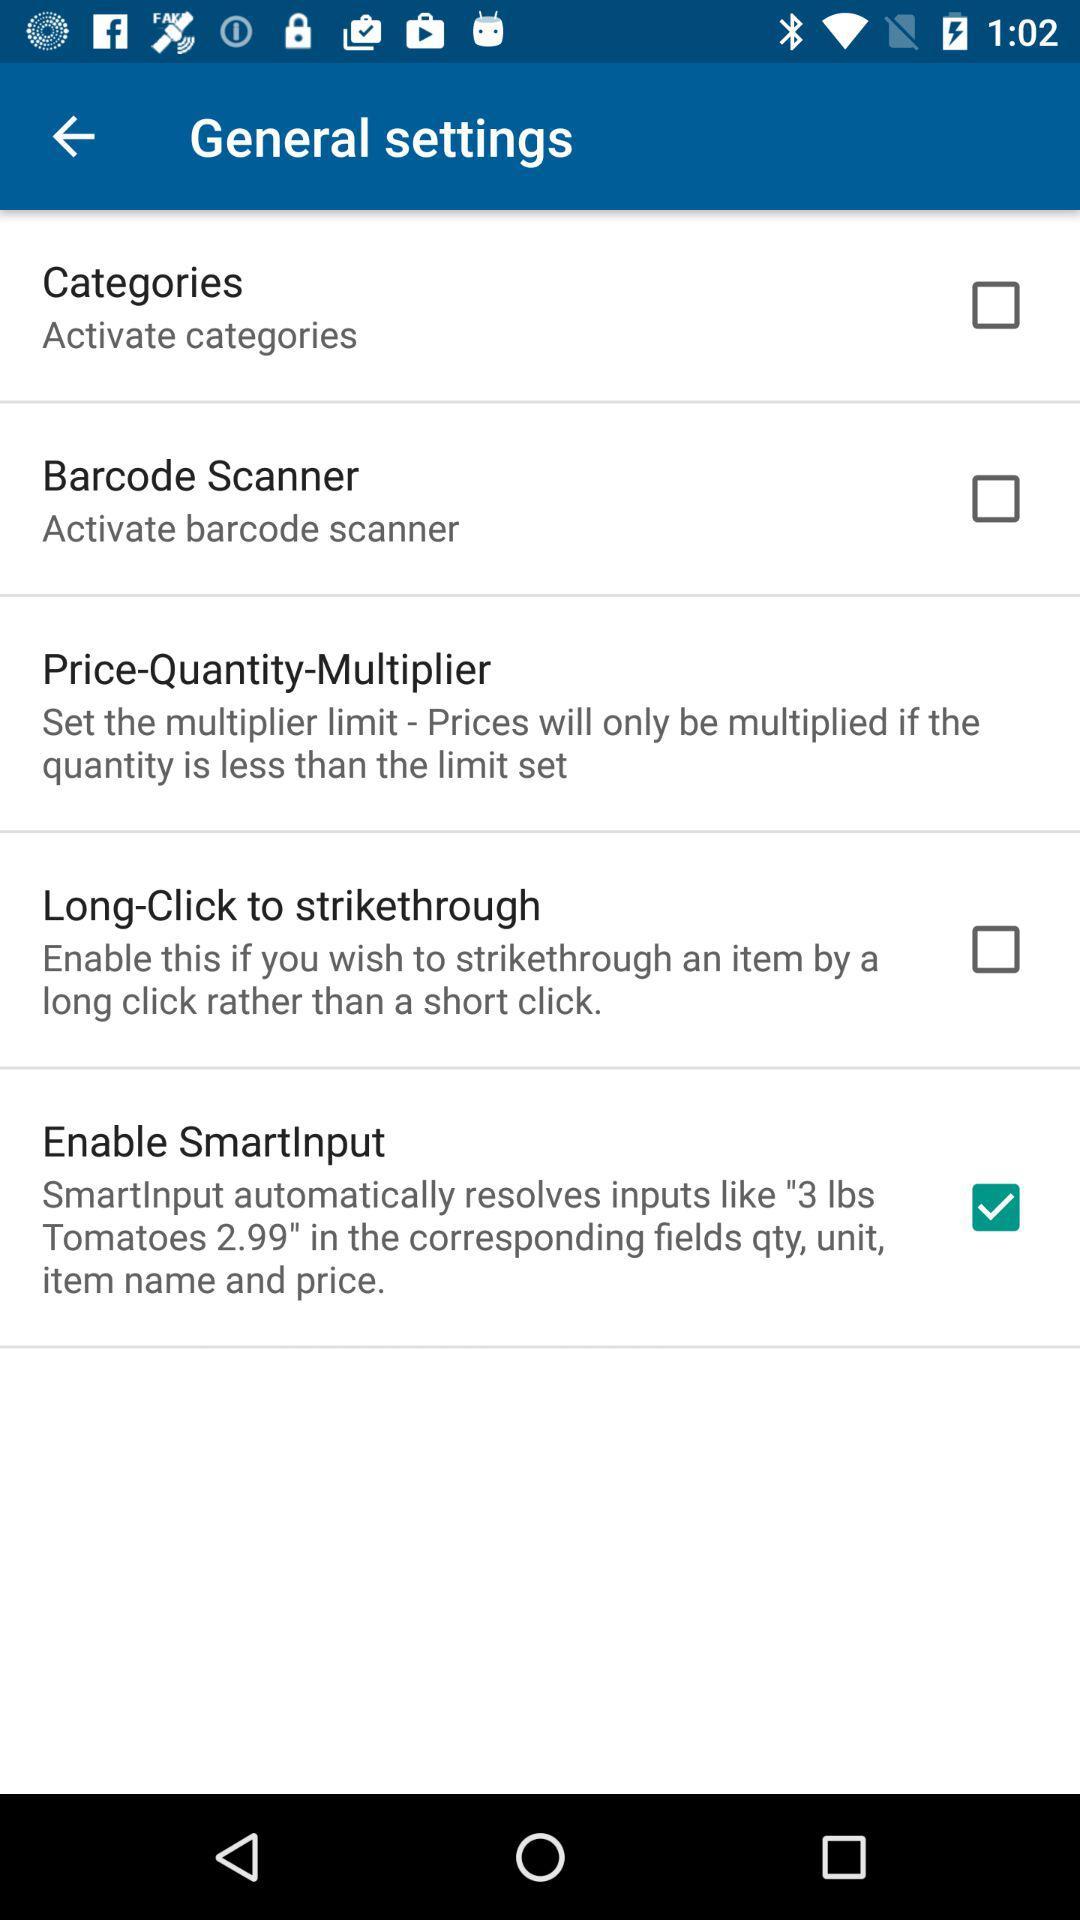 This screenshot has width=1080, height=1920. I want to click on icon above enable smartinput, so click(477, 978).